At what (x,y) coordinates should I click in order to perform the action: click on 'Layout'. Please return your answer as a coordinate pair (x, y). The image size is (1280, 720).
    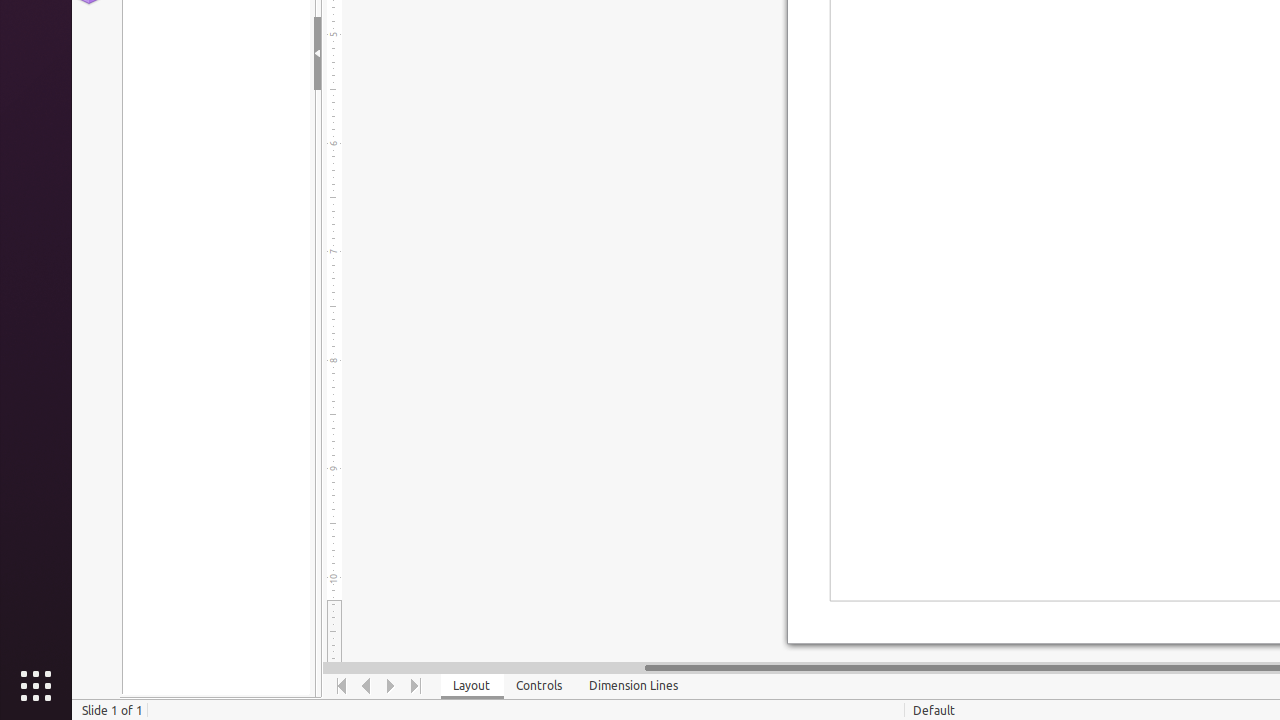
    Looking at the image, I should click on (471, 685).